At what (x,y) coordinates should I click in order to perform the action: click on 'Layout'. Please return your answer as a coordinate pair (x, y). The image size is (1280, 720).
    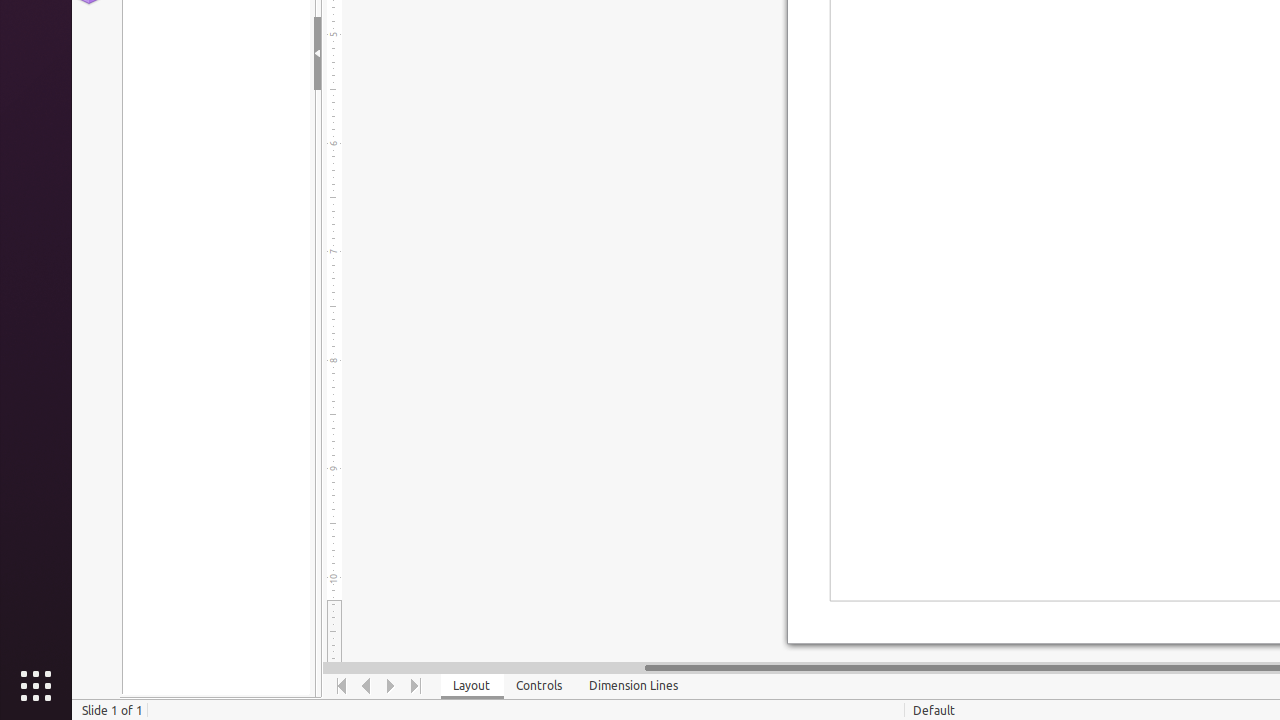
    Looking at the image, I should click on (471, 685).